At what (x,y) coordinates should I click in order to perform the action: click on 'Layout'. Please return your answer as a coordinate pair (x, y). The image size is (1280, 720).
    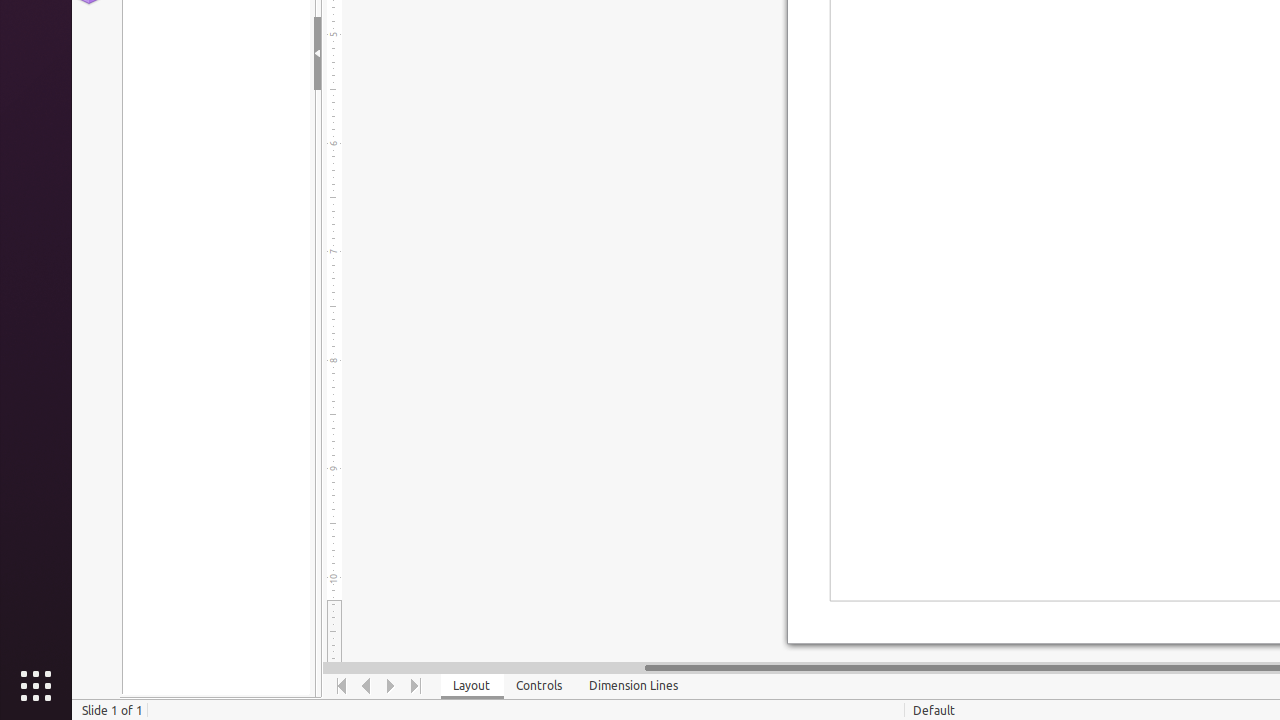
    Looking at the image, I should click on (471, 685).